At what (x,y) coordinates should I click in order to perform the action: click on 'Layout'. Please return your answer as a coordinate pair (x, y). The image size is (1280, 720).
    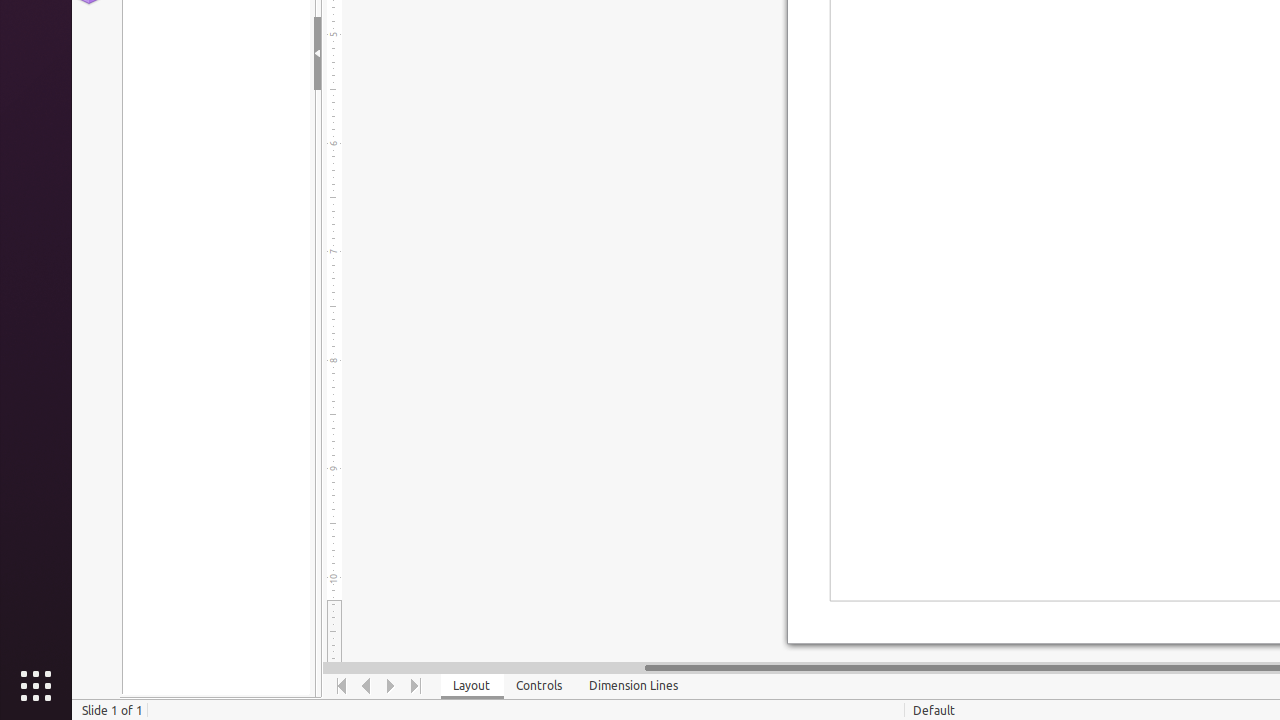
    Looking at the image, I should click on (471, 685).